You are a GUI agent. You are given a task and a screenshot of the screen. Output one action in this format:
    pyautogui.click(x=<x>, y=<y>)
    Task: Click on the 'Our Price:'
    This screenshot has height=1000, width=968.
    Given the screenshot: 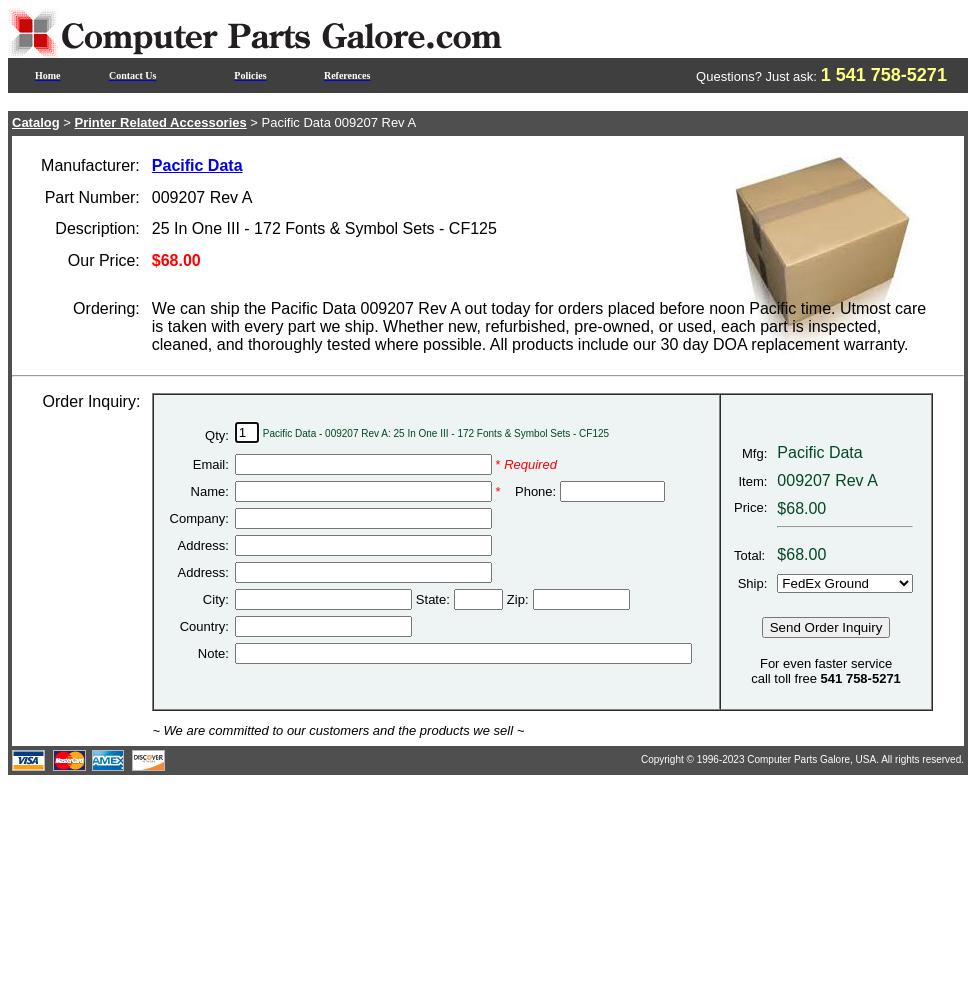 What is the action you would take?
    pyautogui.click(x=102, y=259)
    